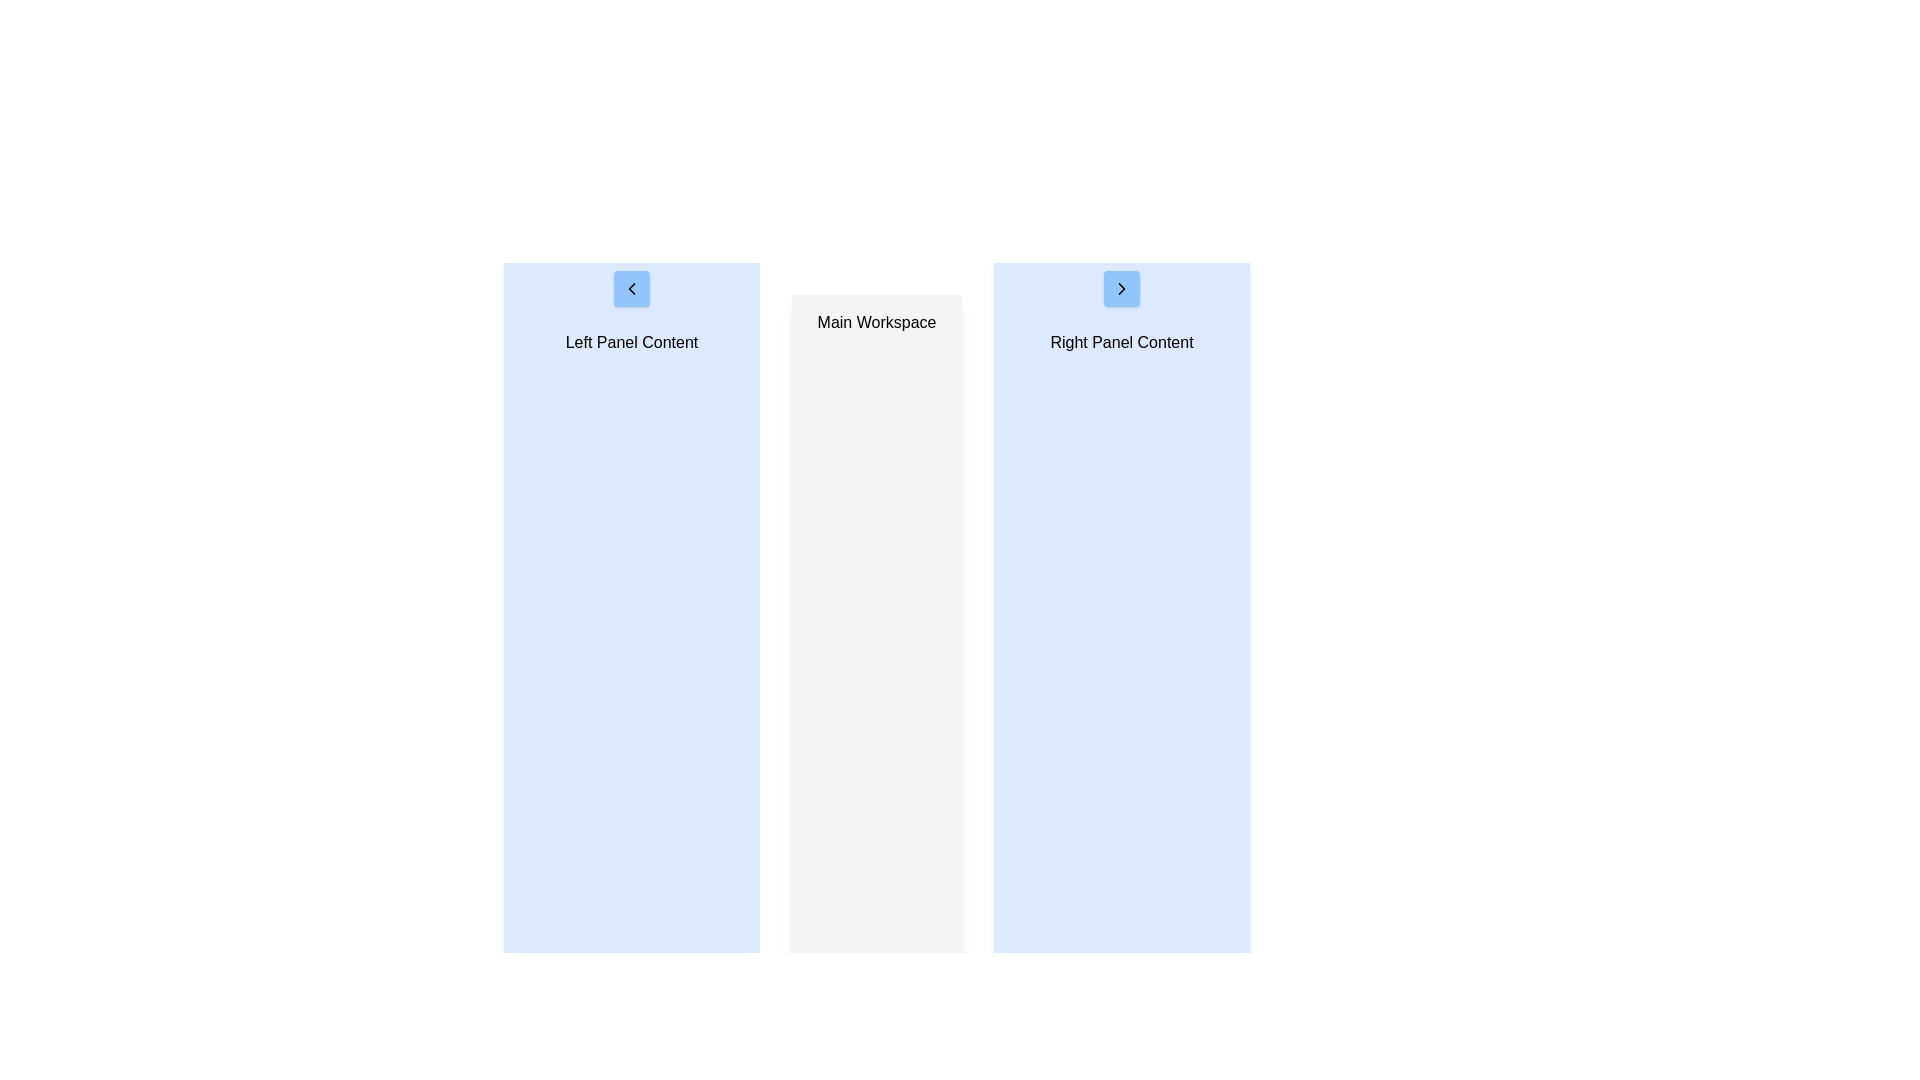 The height and width of the screenshot is (1080, 1920). Describe the element at coordinates (1122, 289) in the screenshot. I see `the right-pointing chevron arrow icon with a black outline on a light blue square background, located in the upper section of the right panel` at that location.